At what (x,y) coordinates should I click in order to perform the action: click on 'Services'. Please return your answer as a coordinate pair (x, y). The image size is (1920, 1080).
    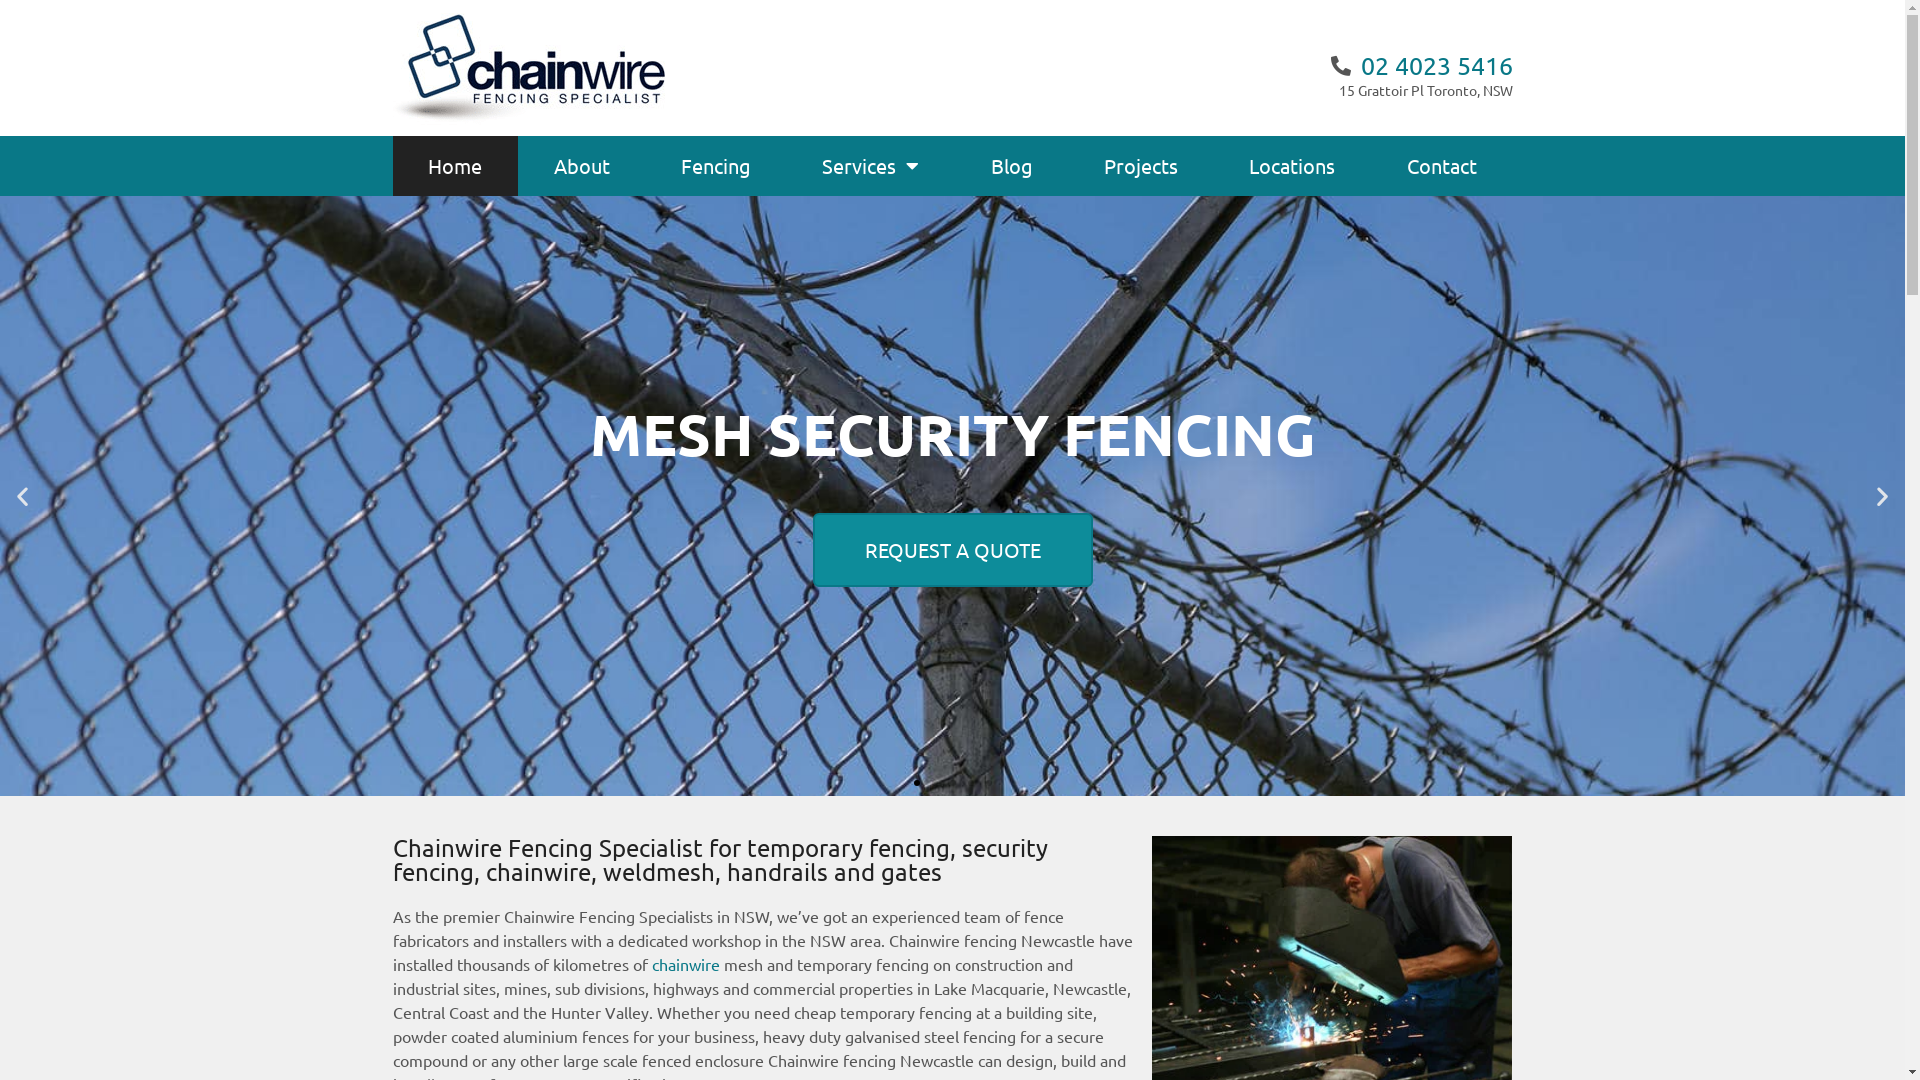
    Looking at the image, I should click on (786, 164).